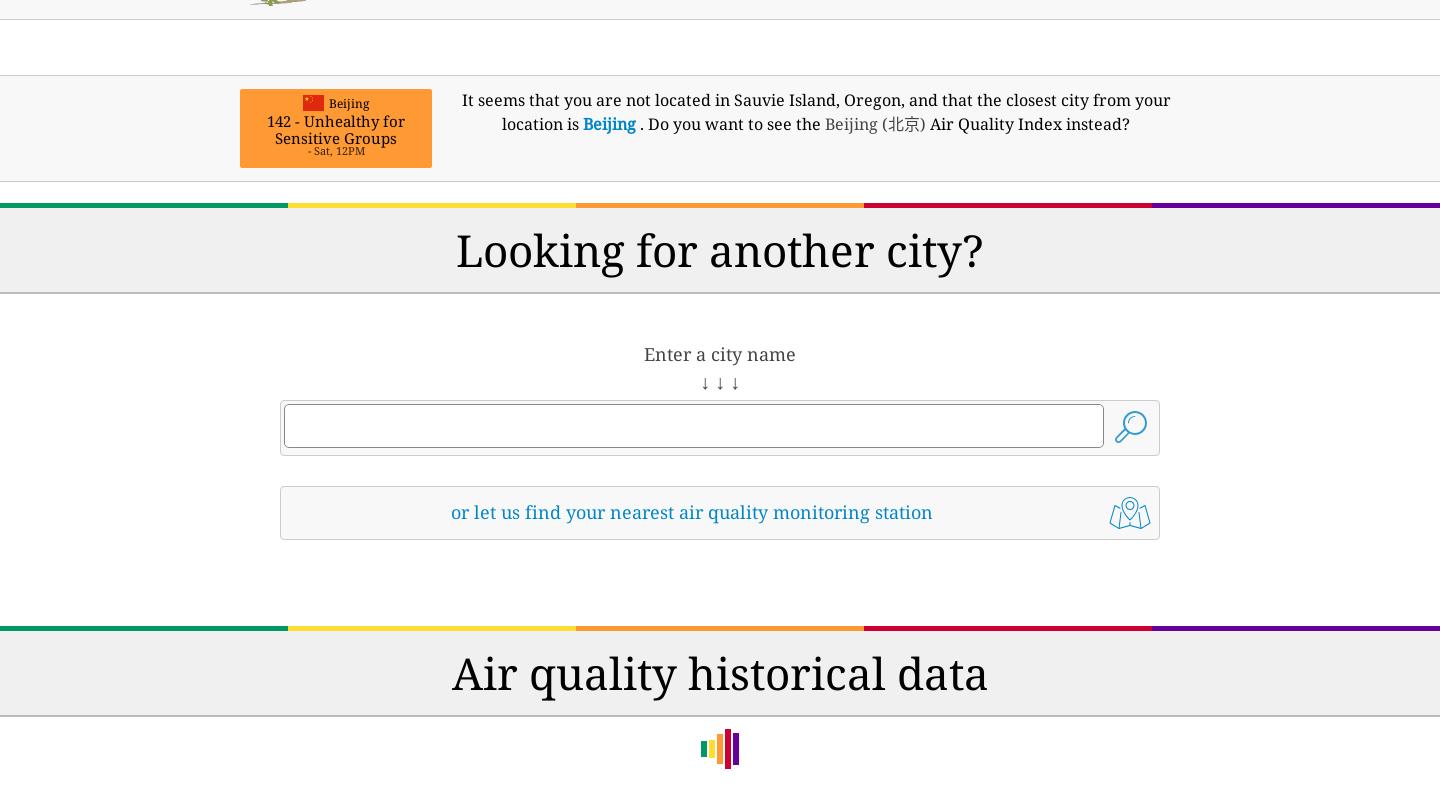  What do you see at coordinates (729, 124) in the screenshot?
I see `'. Do you want to see the'` at bounding box center [729, 124].